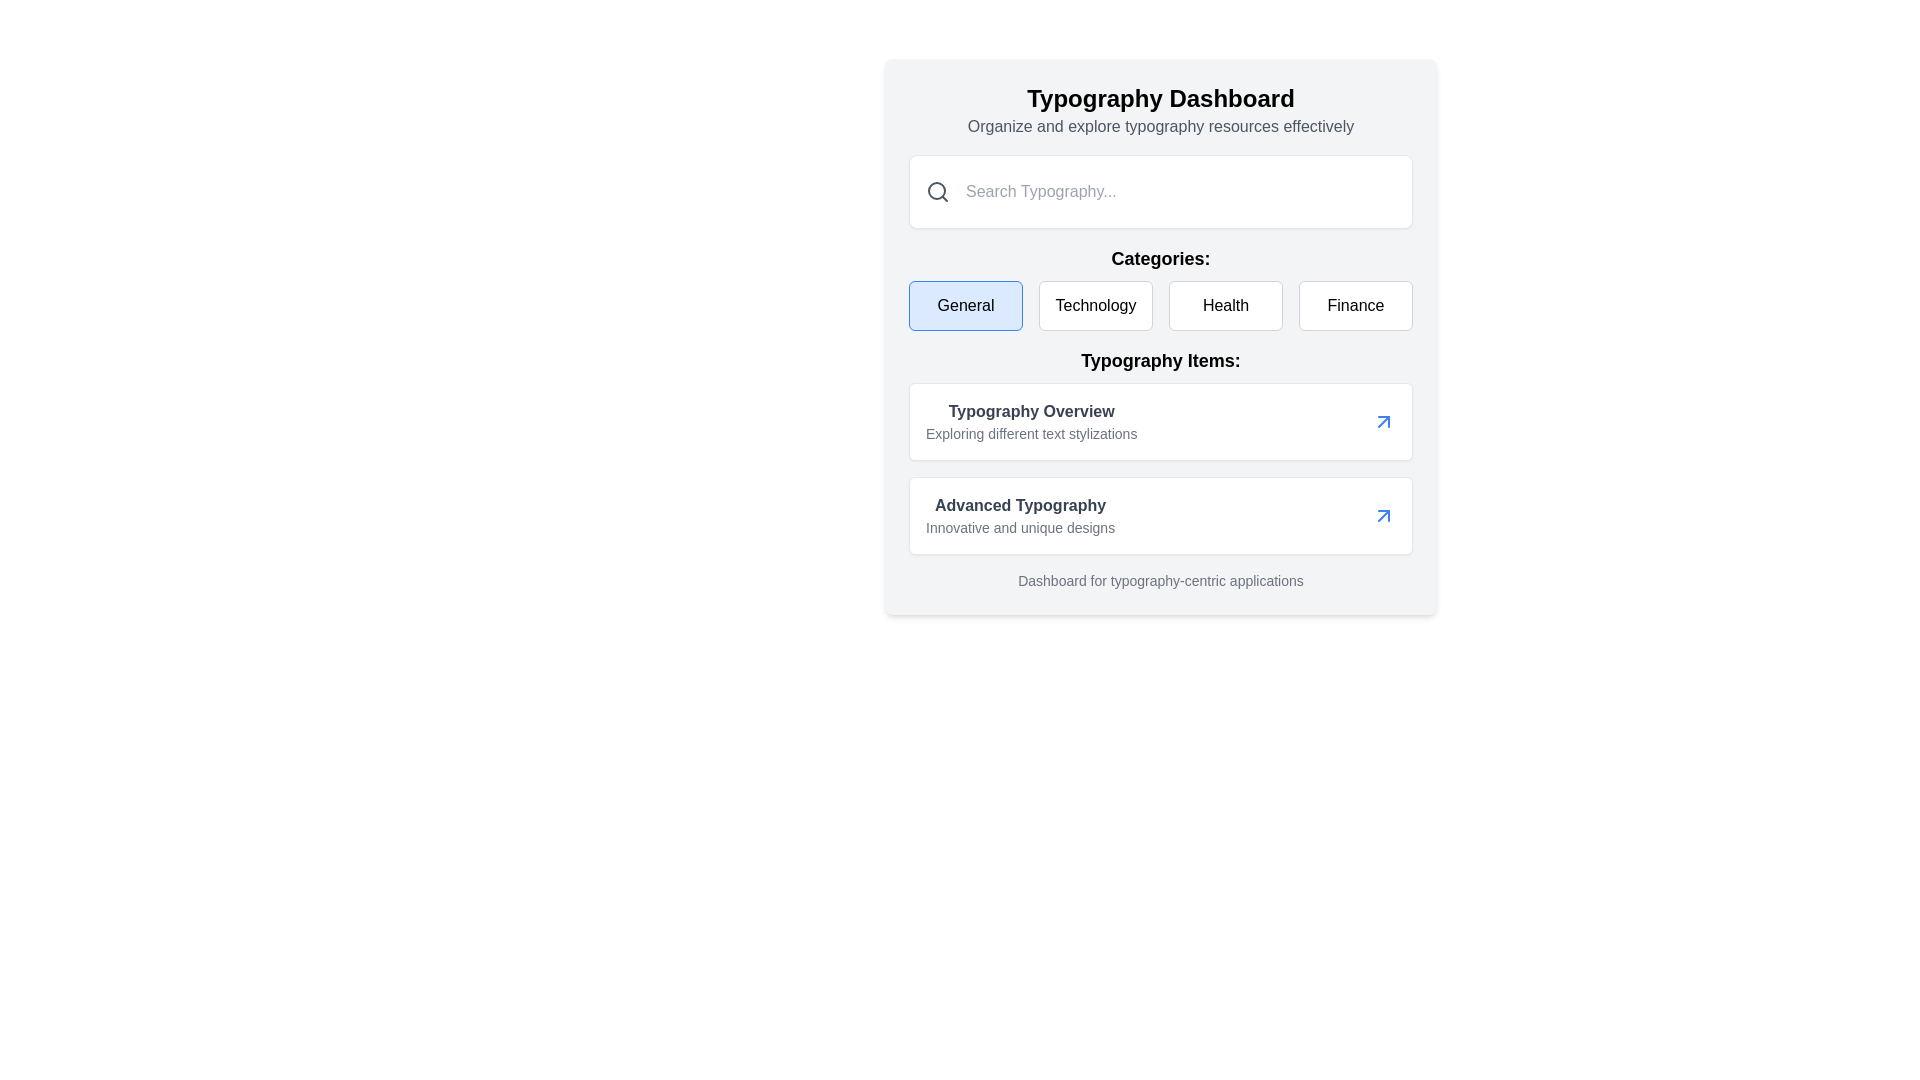 The height and width of the screenshot is (1080, 1920). Describe the element at coordinates (965, 305) in the screenshot. I see `the 'General' button, which is a rectangular button with a light blue background and a blue border` at that location.